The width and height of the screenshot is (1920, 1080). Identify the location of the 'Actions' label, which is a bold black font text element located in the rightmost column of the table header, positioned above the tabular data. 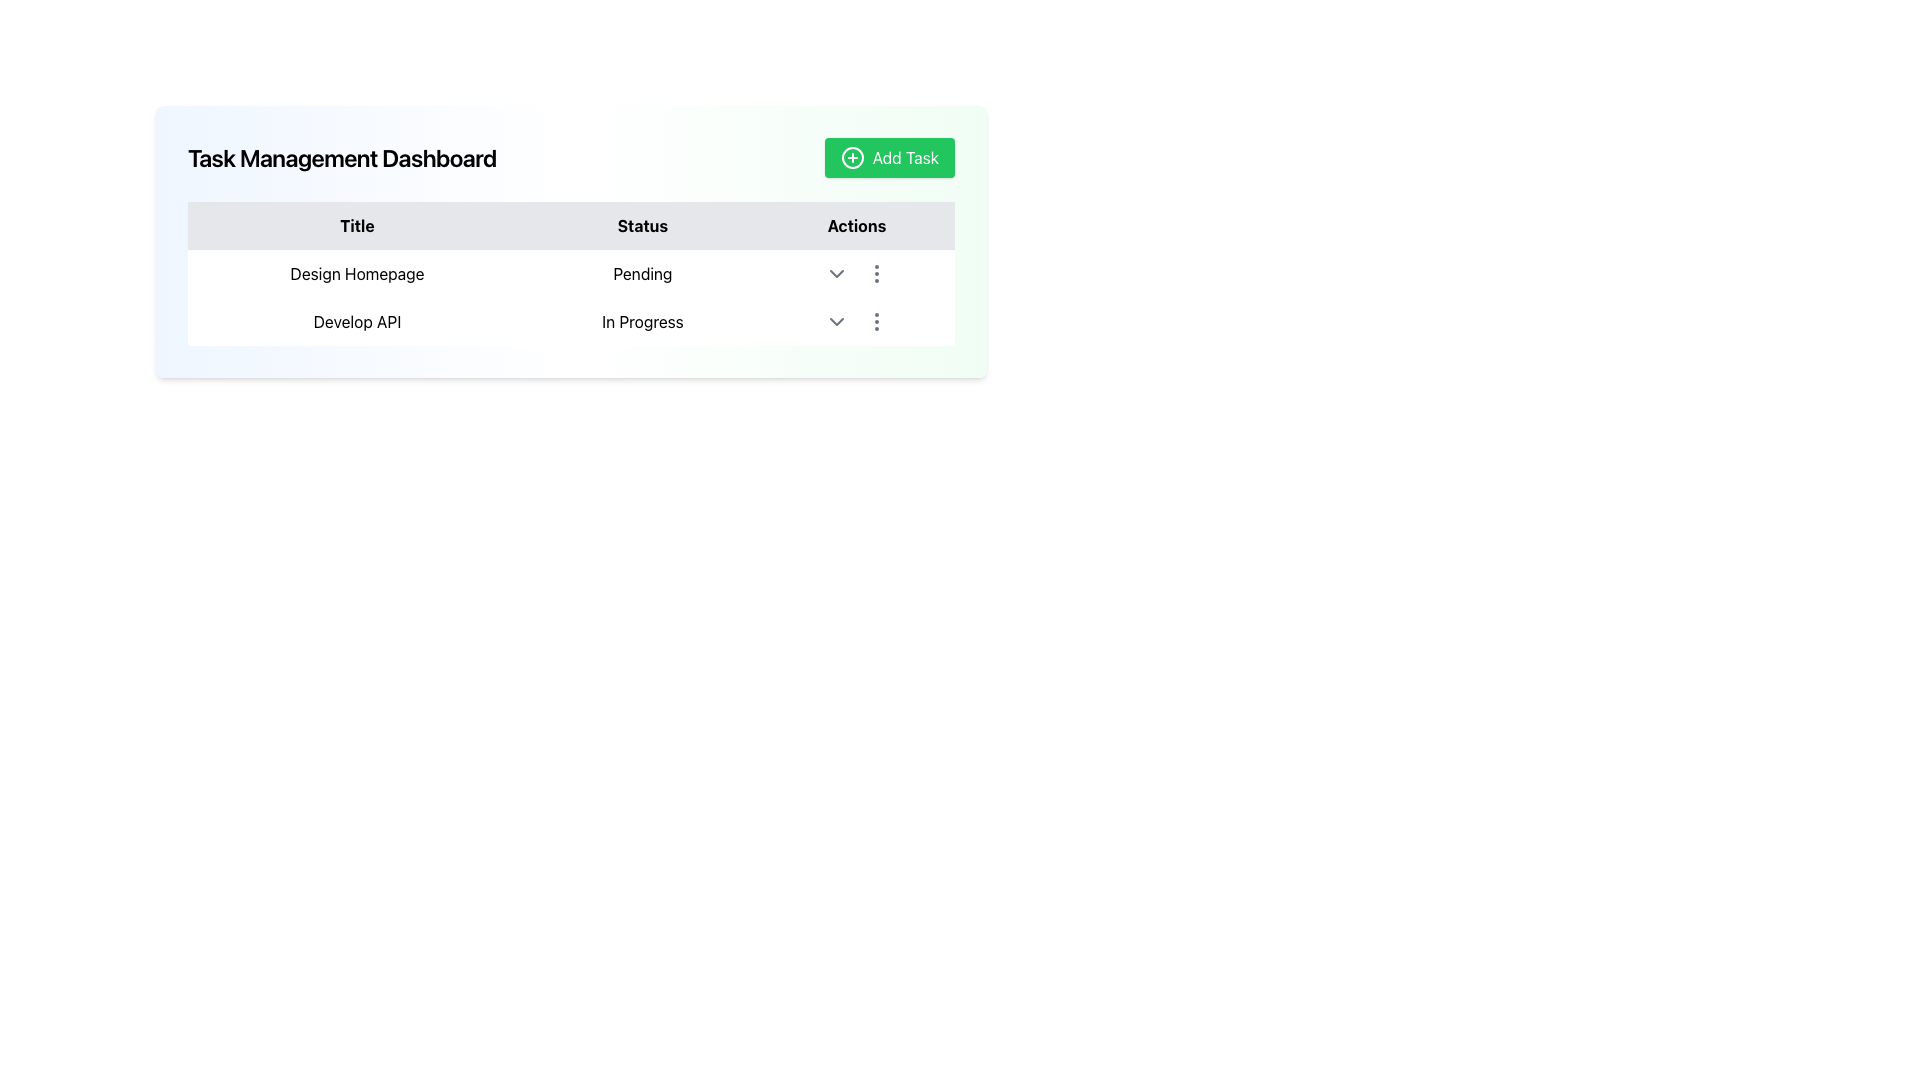
(856, 225).